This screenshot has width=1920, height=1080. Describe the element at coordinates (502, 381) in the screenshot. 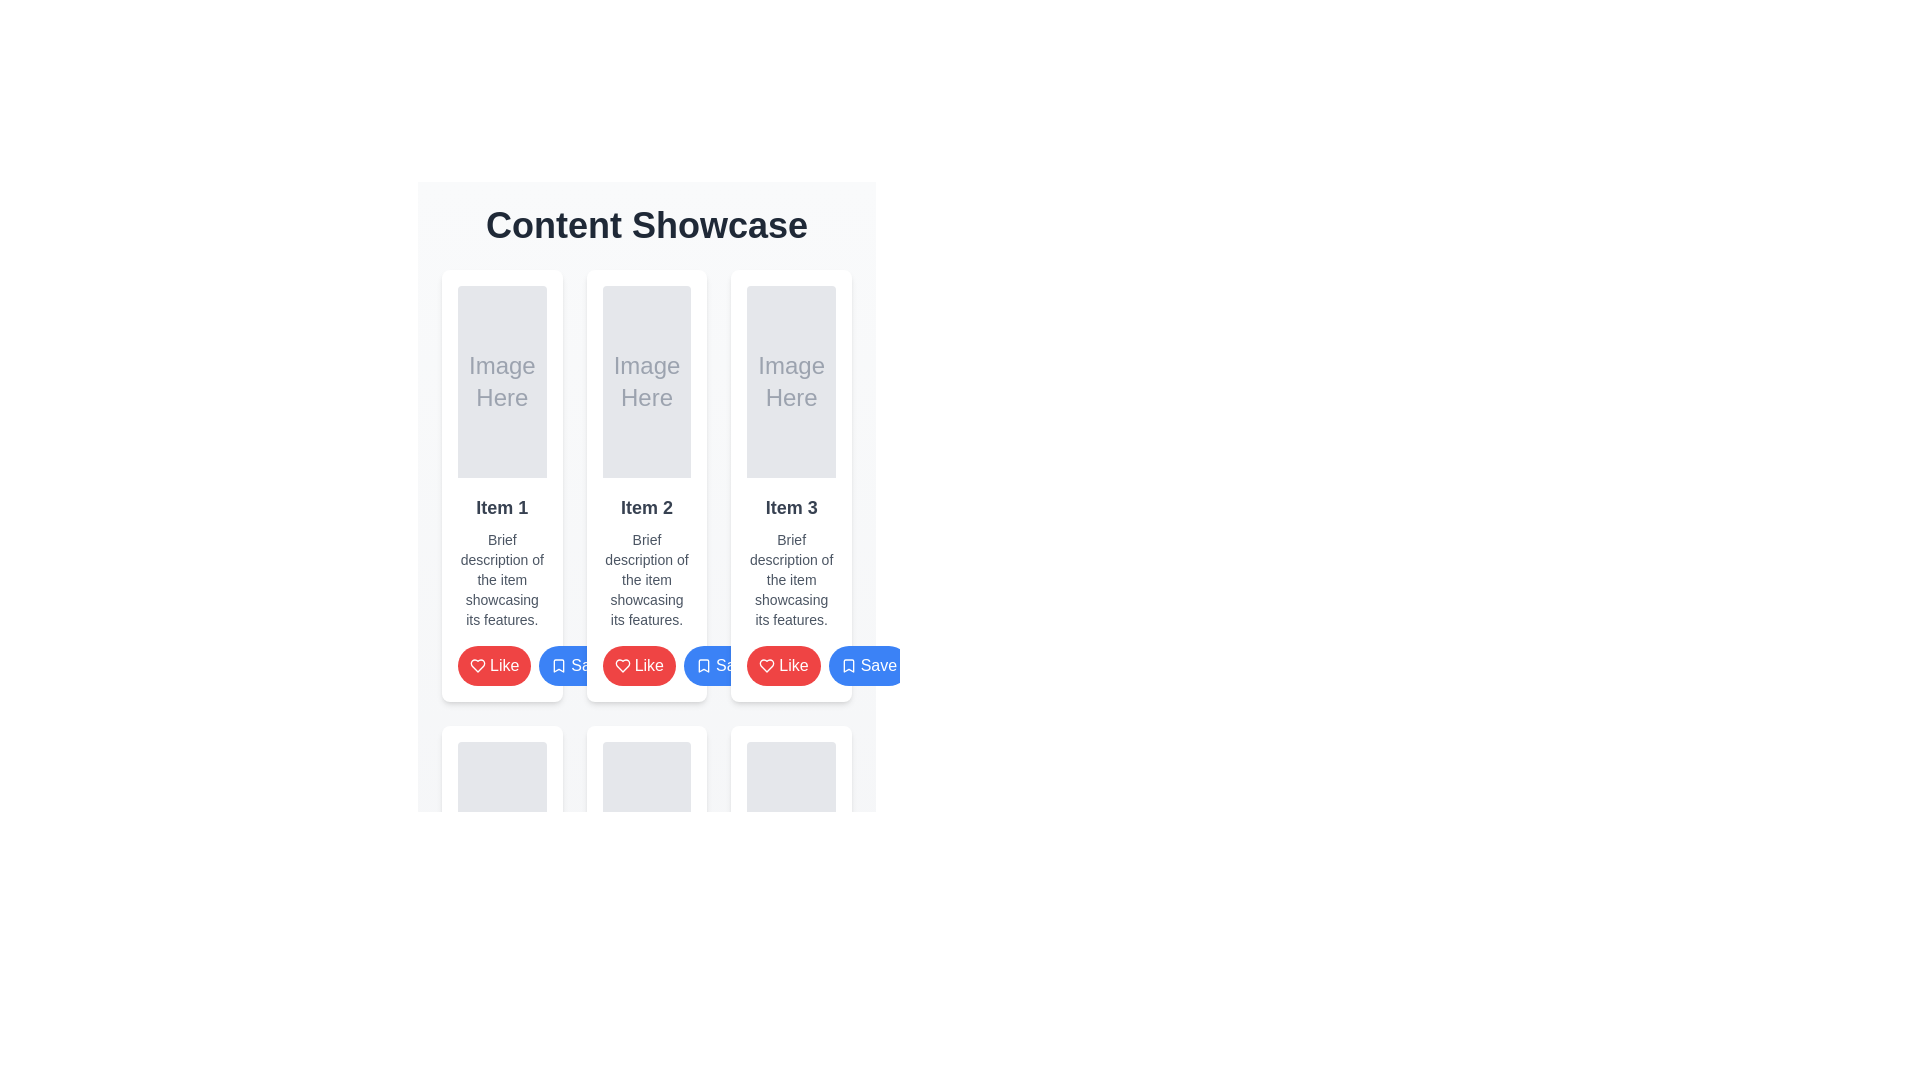

I see `the text label positioned at the top section of the first card, which indicates the intended visual content for the card, located directly above 'Item 1'` at that location.